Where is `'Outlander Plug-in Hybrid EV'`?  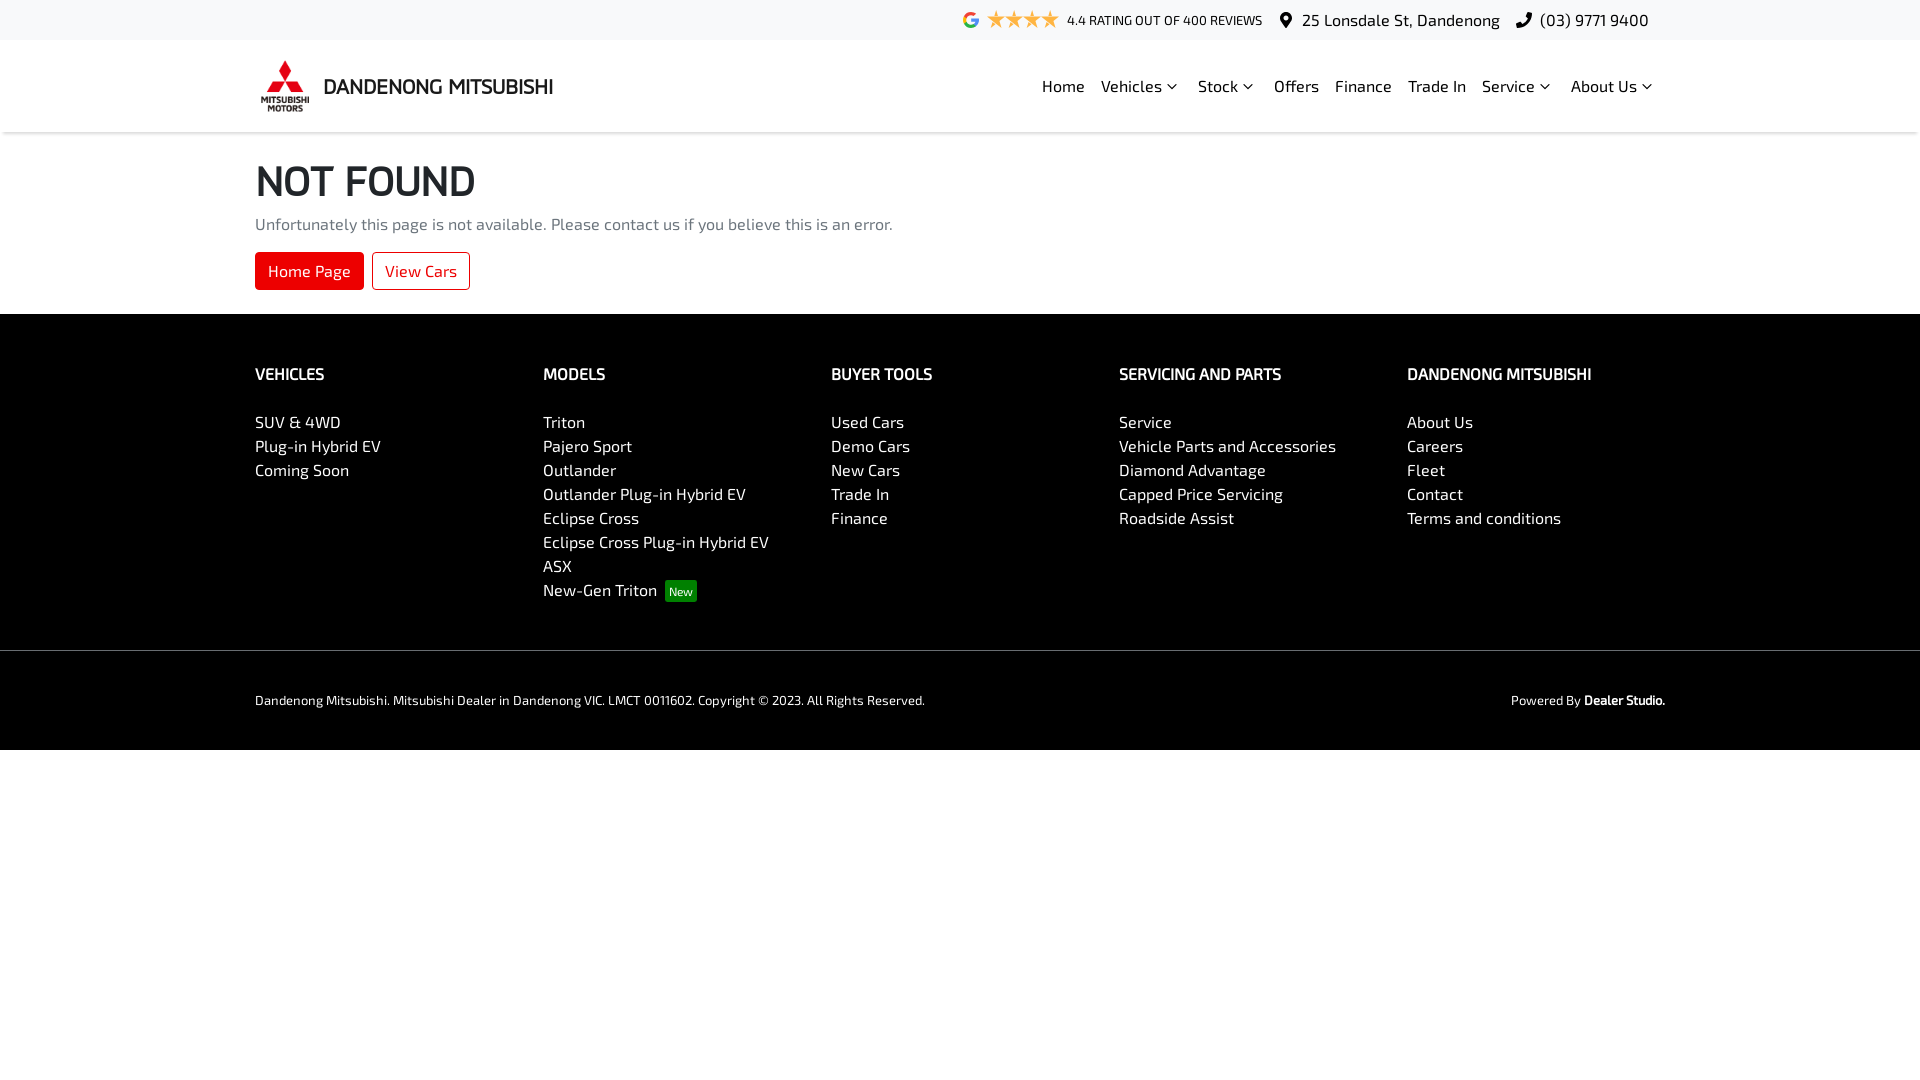
'Outlander Plug-in Hybrid EV' is located at coordinates (644, 493).